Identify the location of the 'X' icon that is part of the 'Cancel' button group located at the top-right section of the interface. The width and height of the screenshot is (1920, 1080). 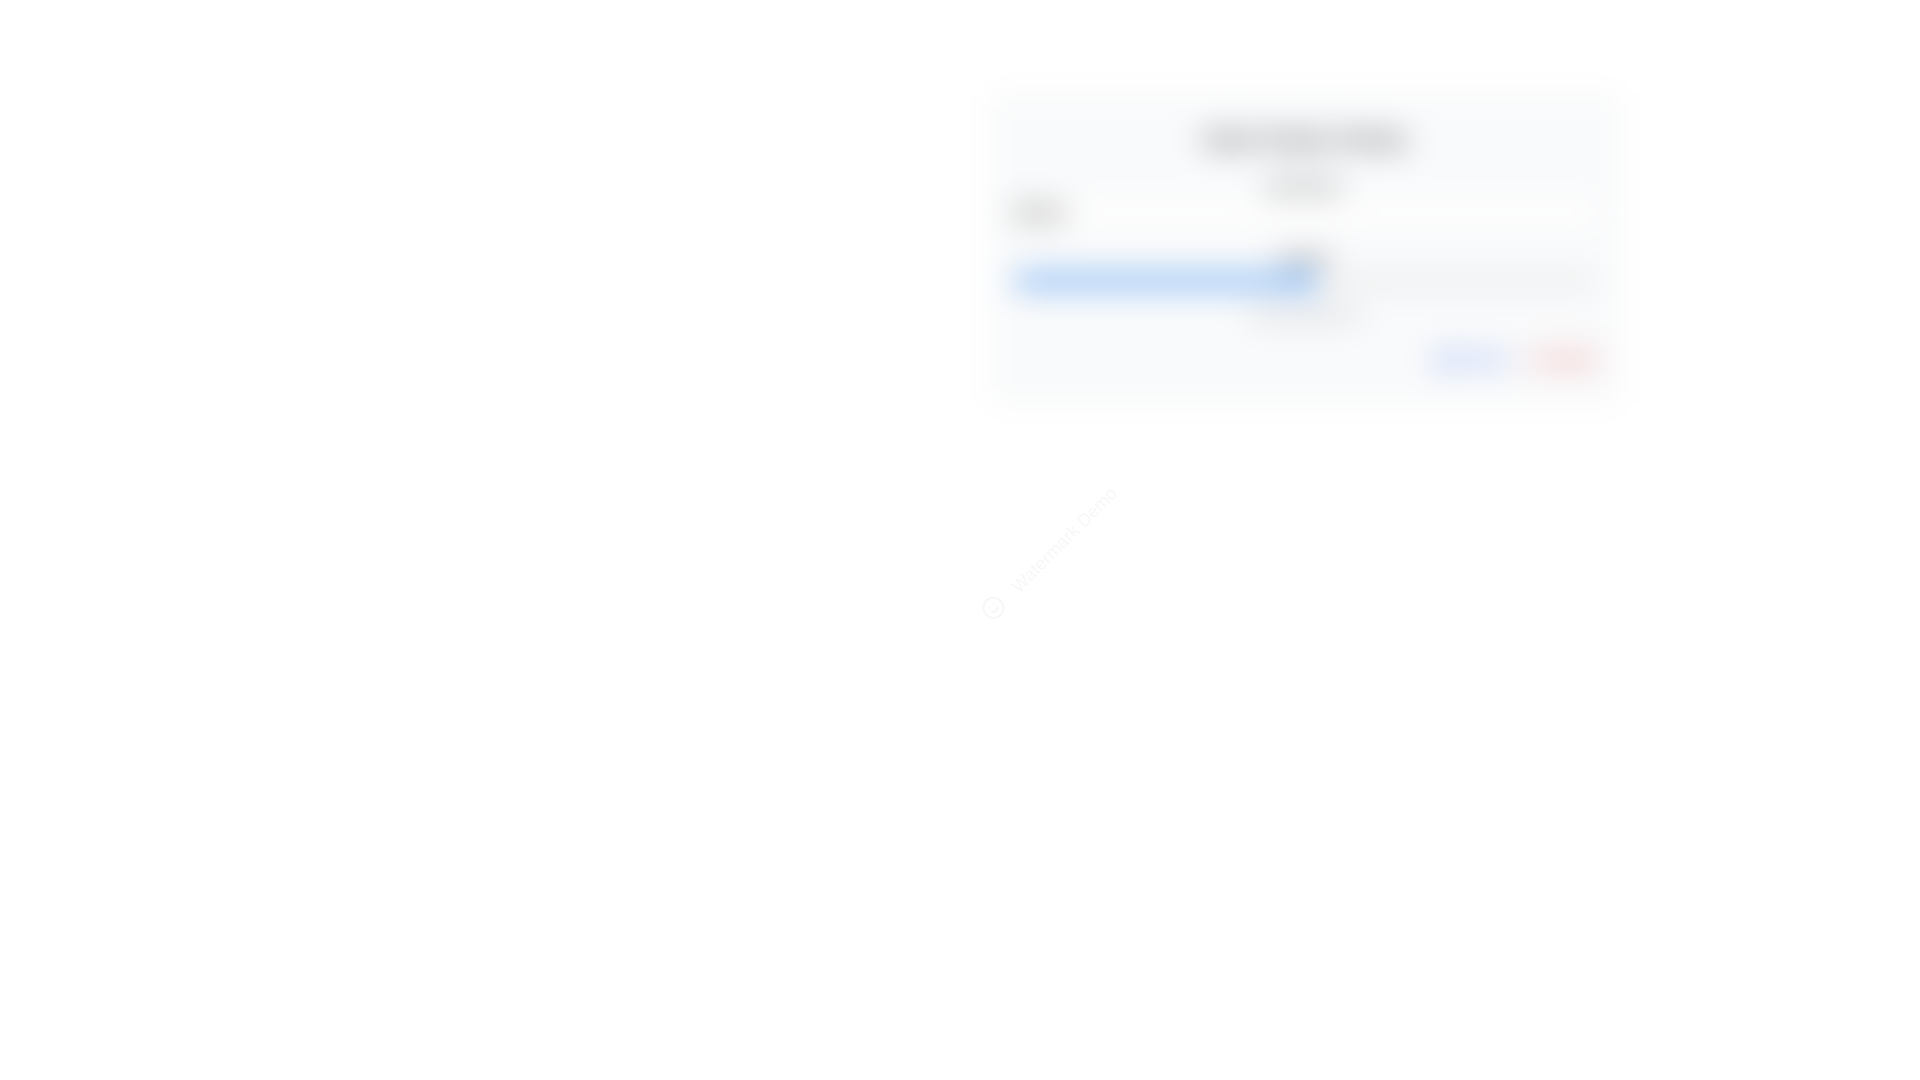
(1535, 358).